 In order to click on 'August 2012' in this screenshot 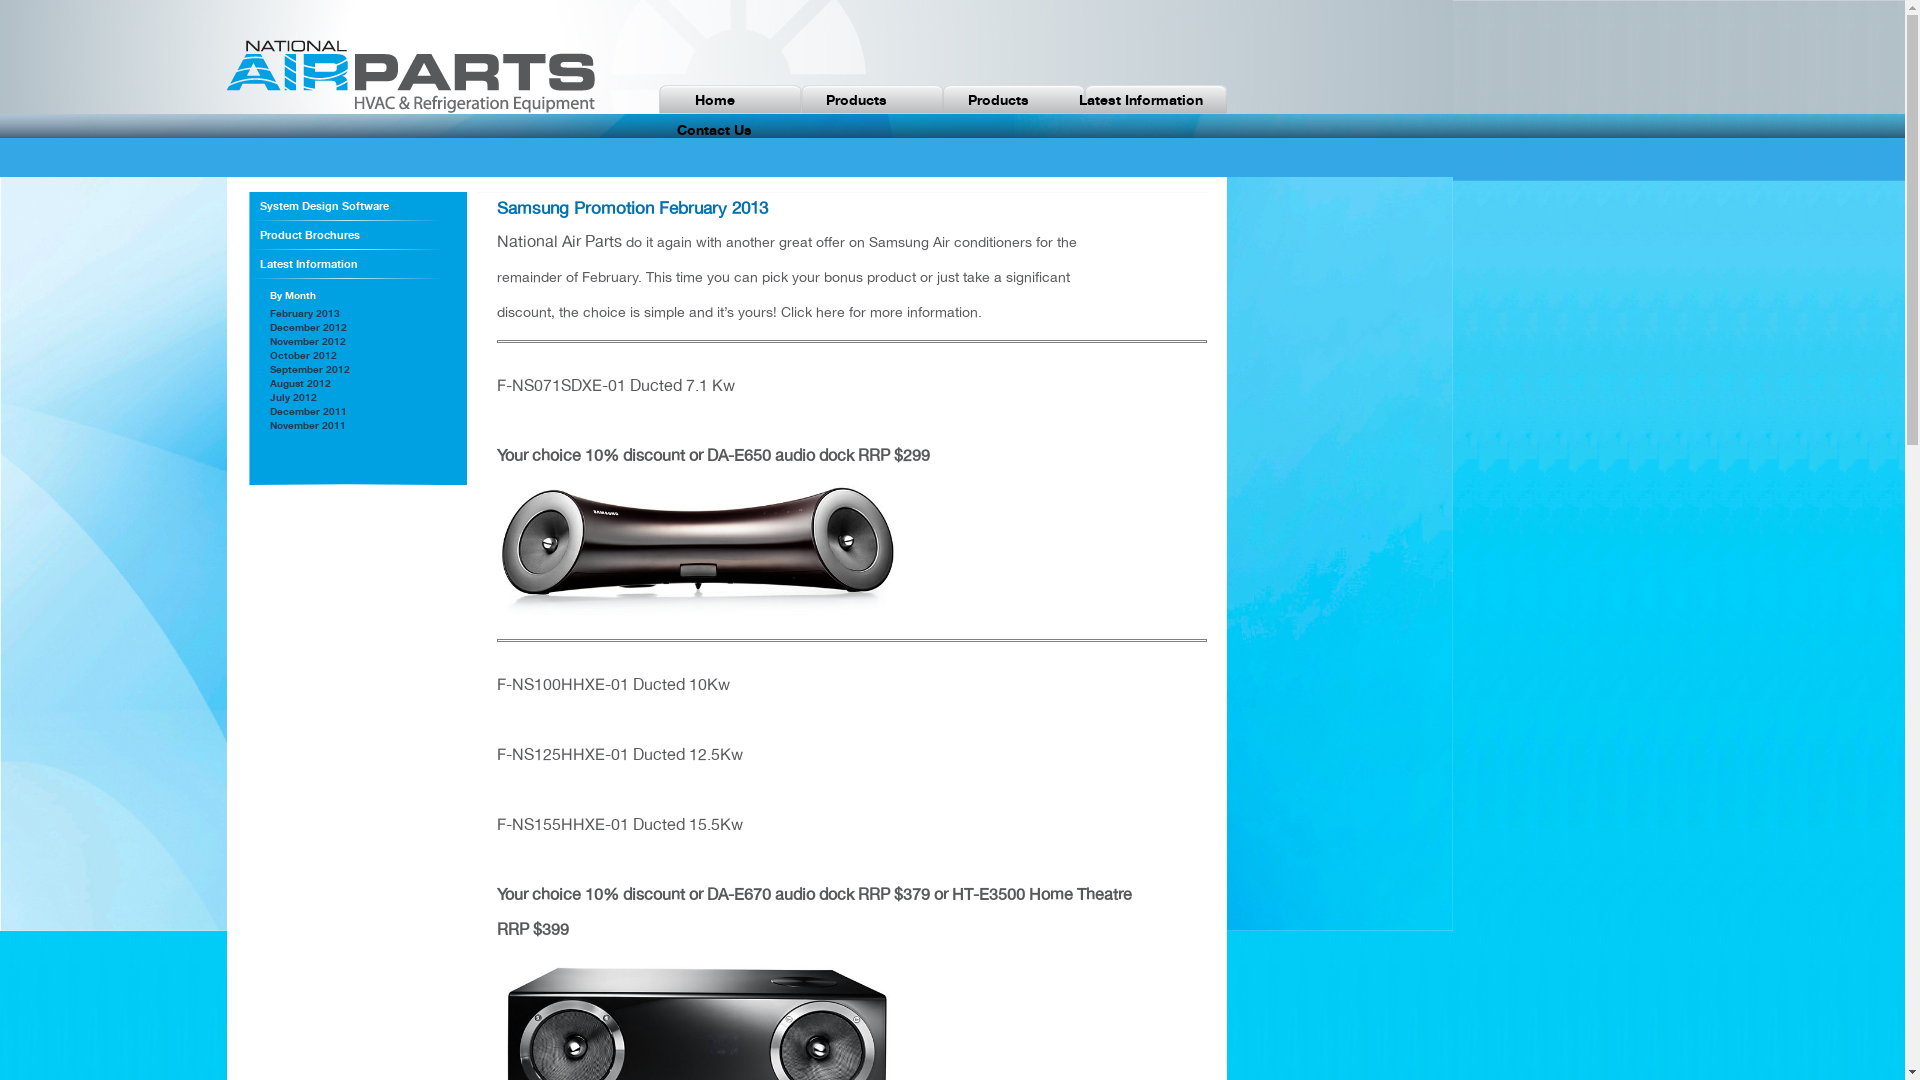, I will do `click(268, 382)`.